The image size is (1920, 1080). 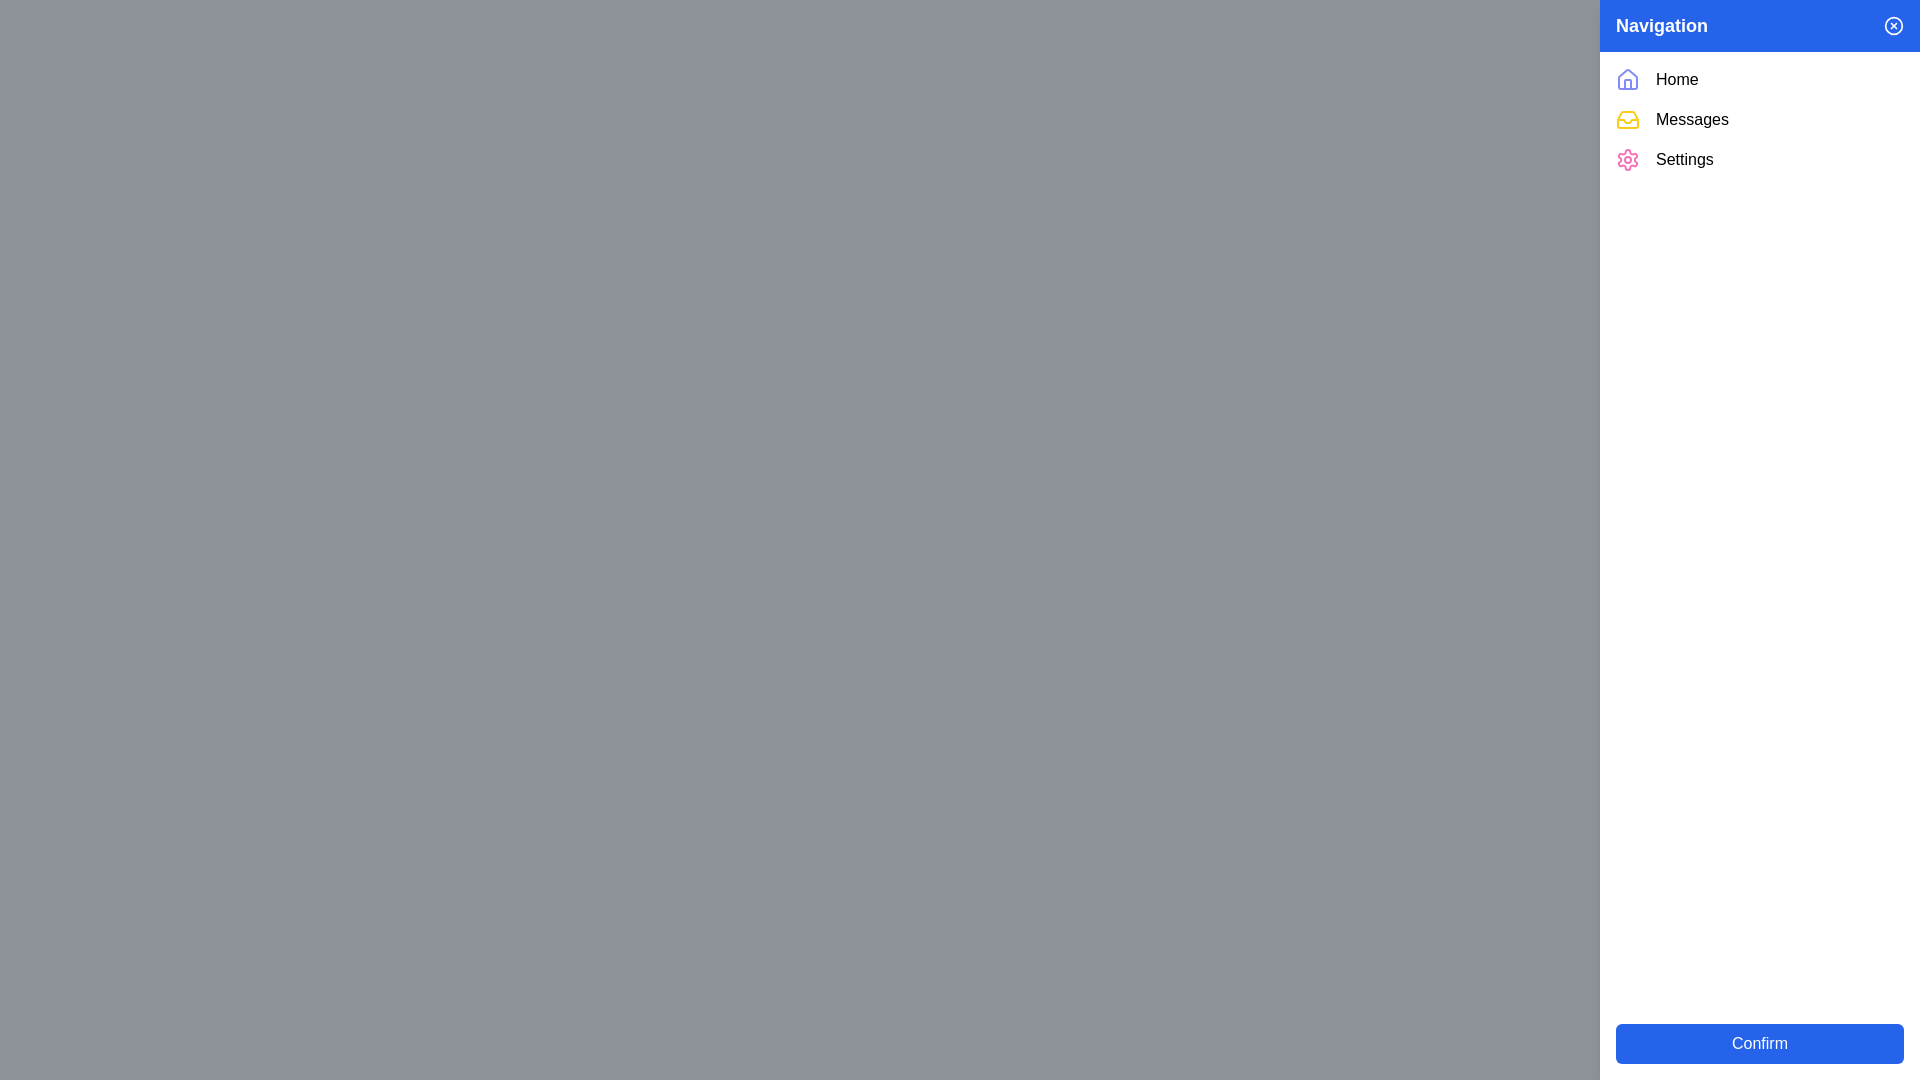 I want to click on the 'Settings' text label, which is part of the navigation menu and located next to a pink gear icon, so click(x=1683, y=158).